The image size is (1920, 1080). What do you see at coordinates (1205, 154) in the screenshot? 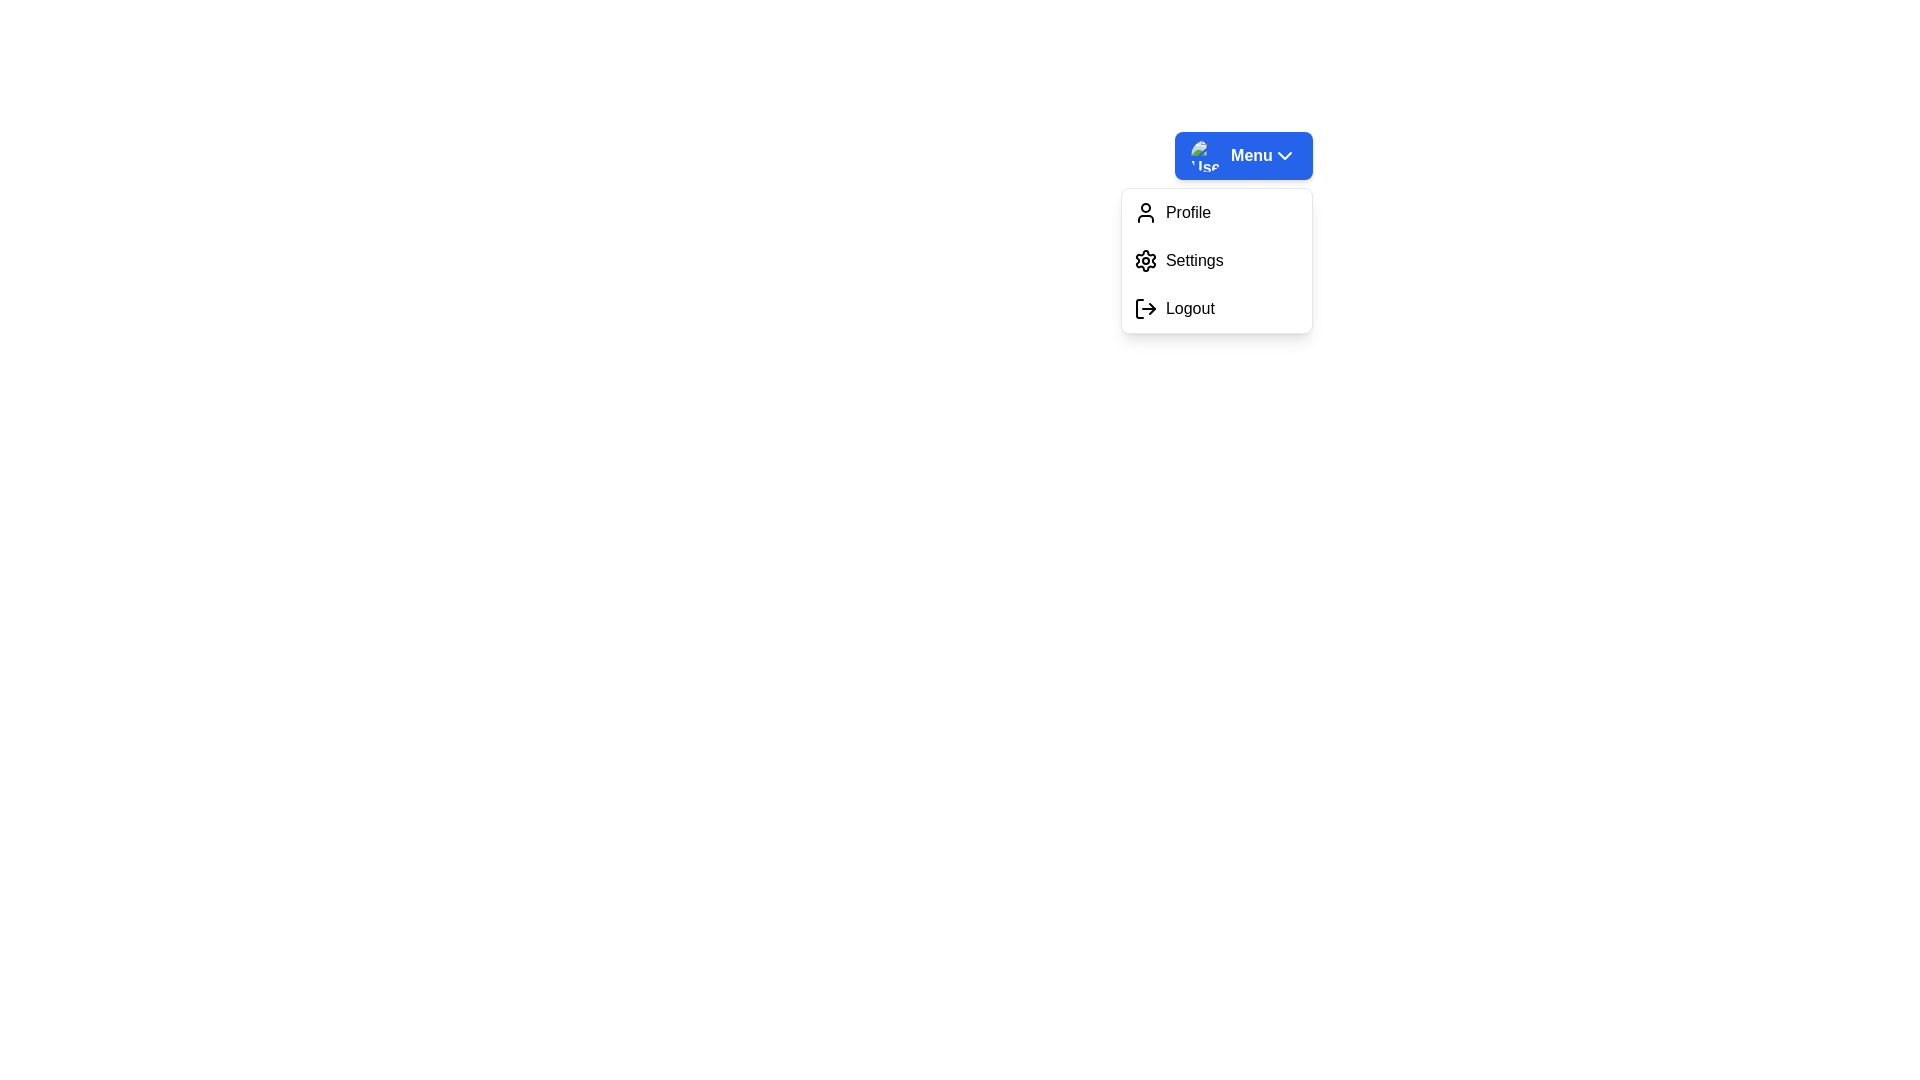
I see `the avatar image in the dropdown menu` at bounding box center [1205, 154].